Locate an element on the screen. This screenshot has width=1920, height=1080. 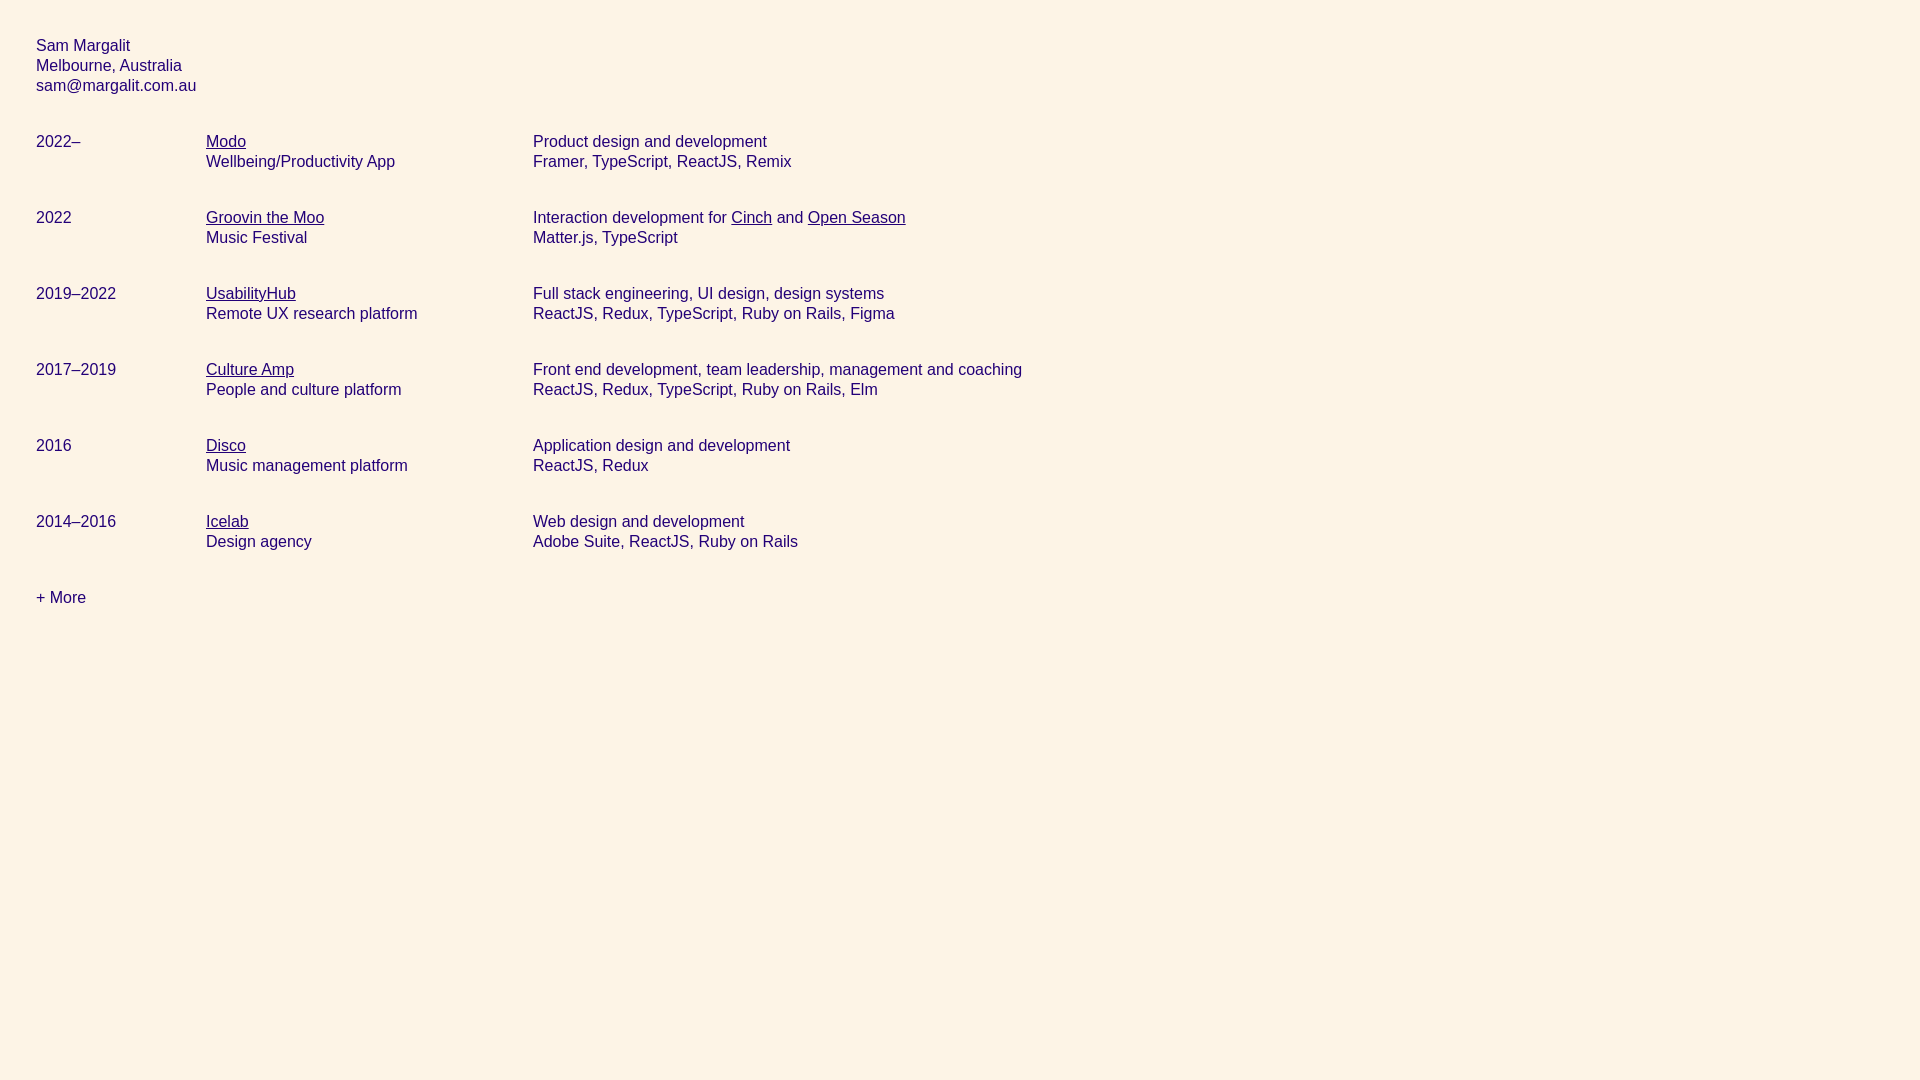
'UsabilityHub' is located at coordinates (249, 293).